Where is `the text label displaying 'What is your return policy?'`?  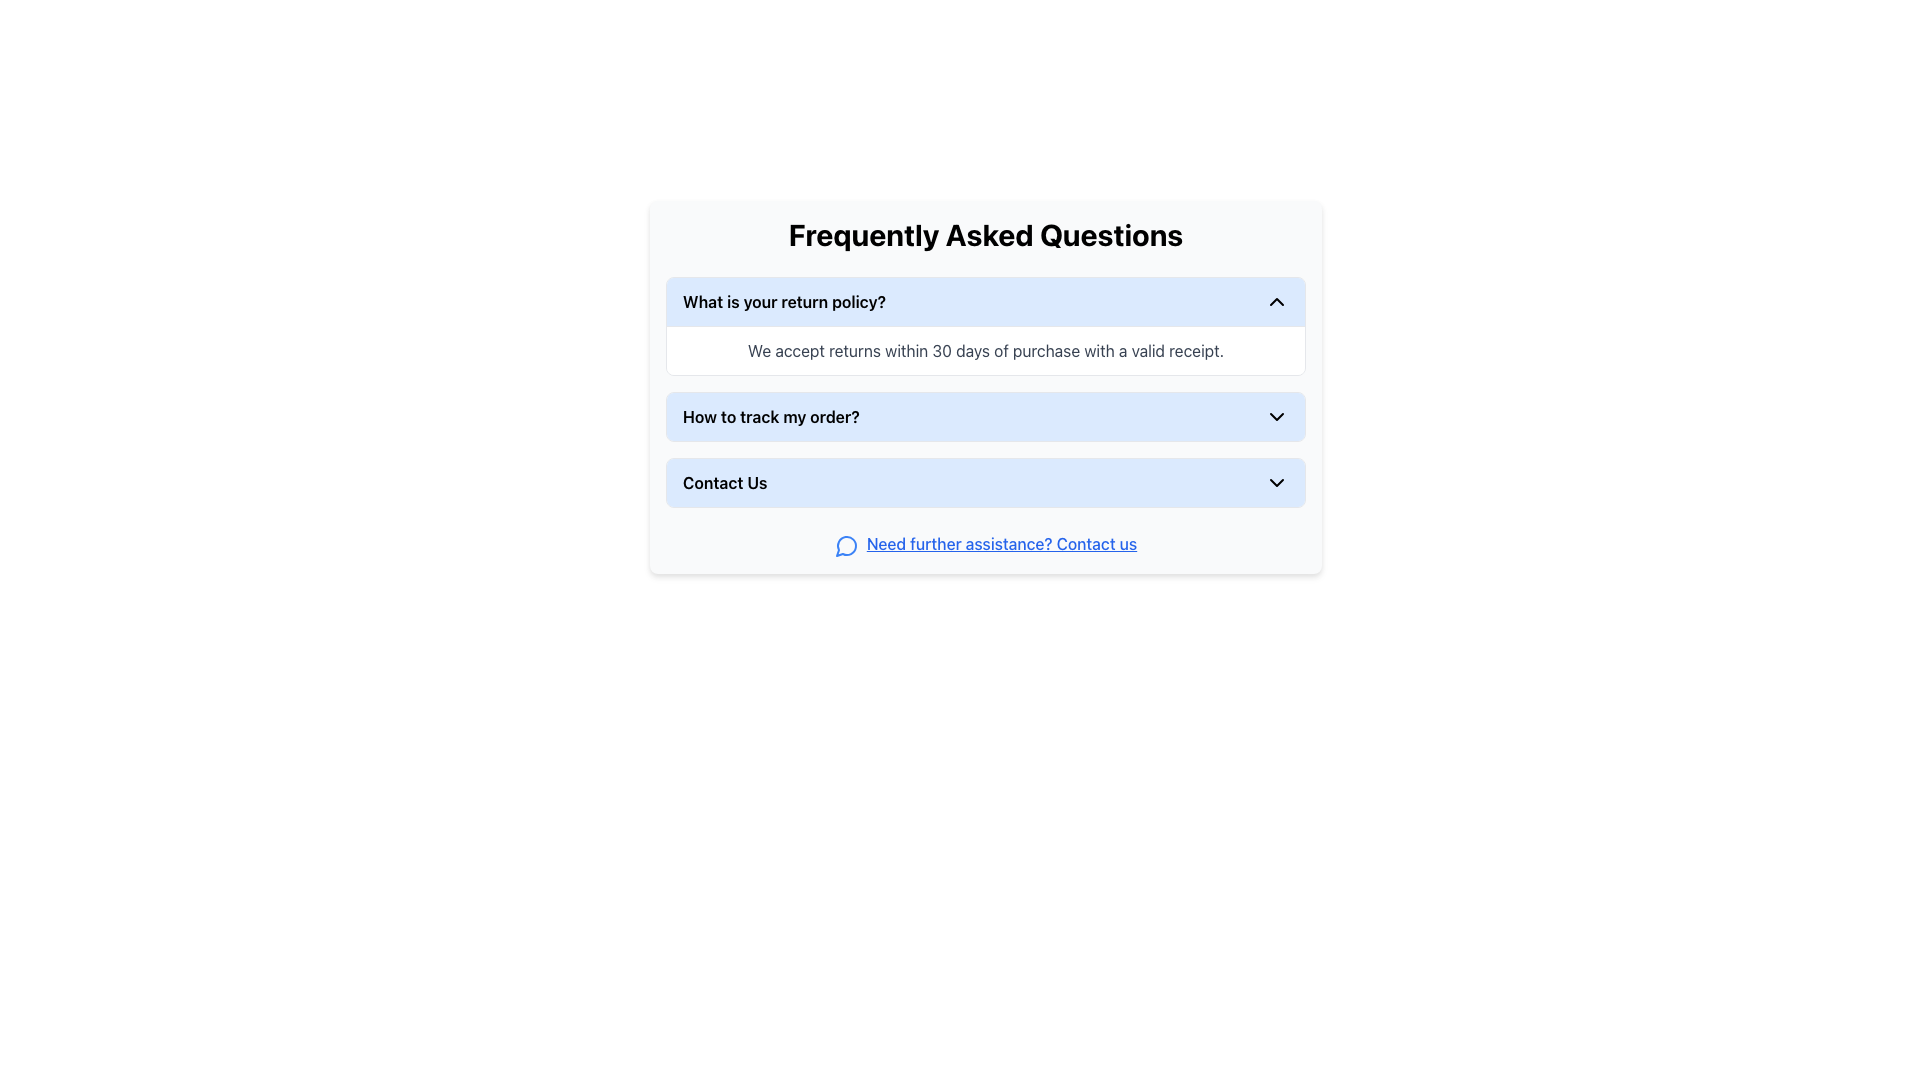
the text label displaying 'What is your return policy?' is located at coordinates (783, 301).